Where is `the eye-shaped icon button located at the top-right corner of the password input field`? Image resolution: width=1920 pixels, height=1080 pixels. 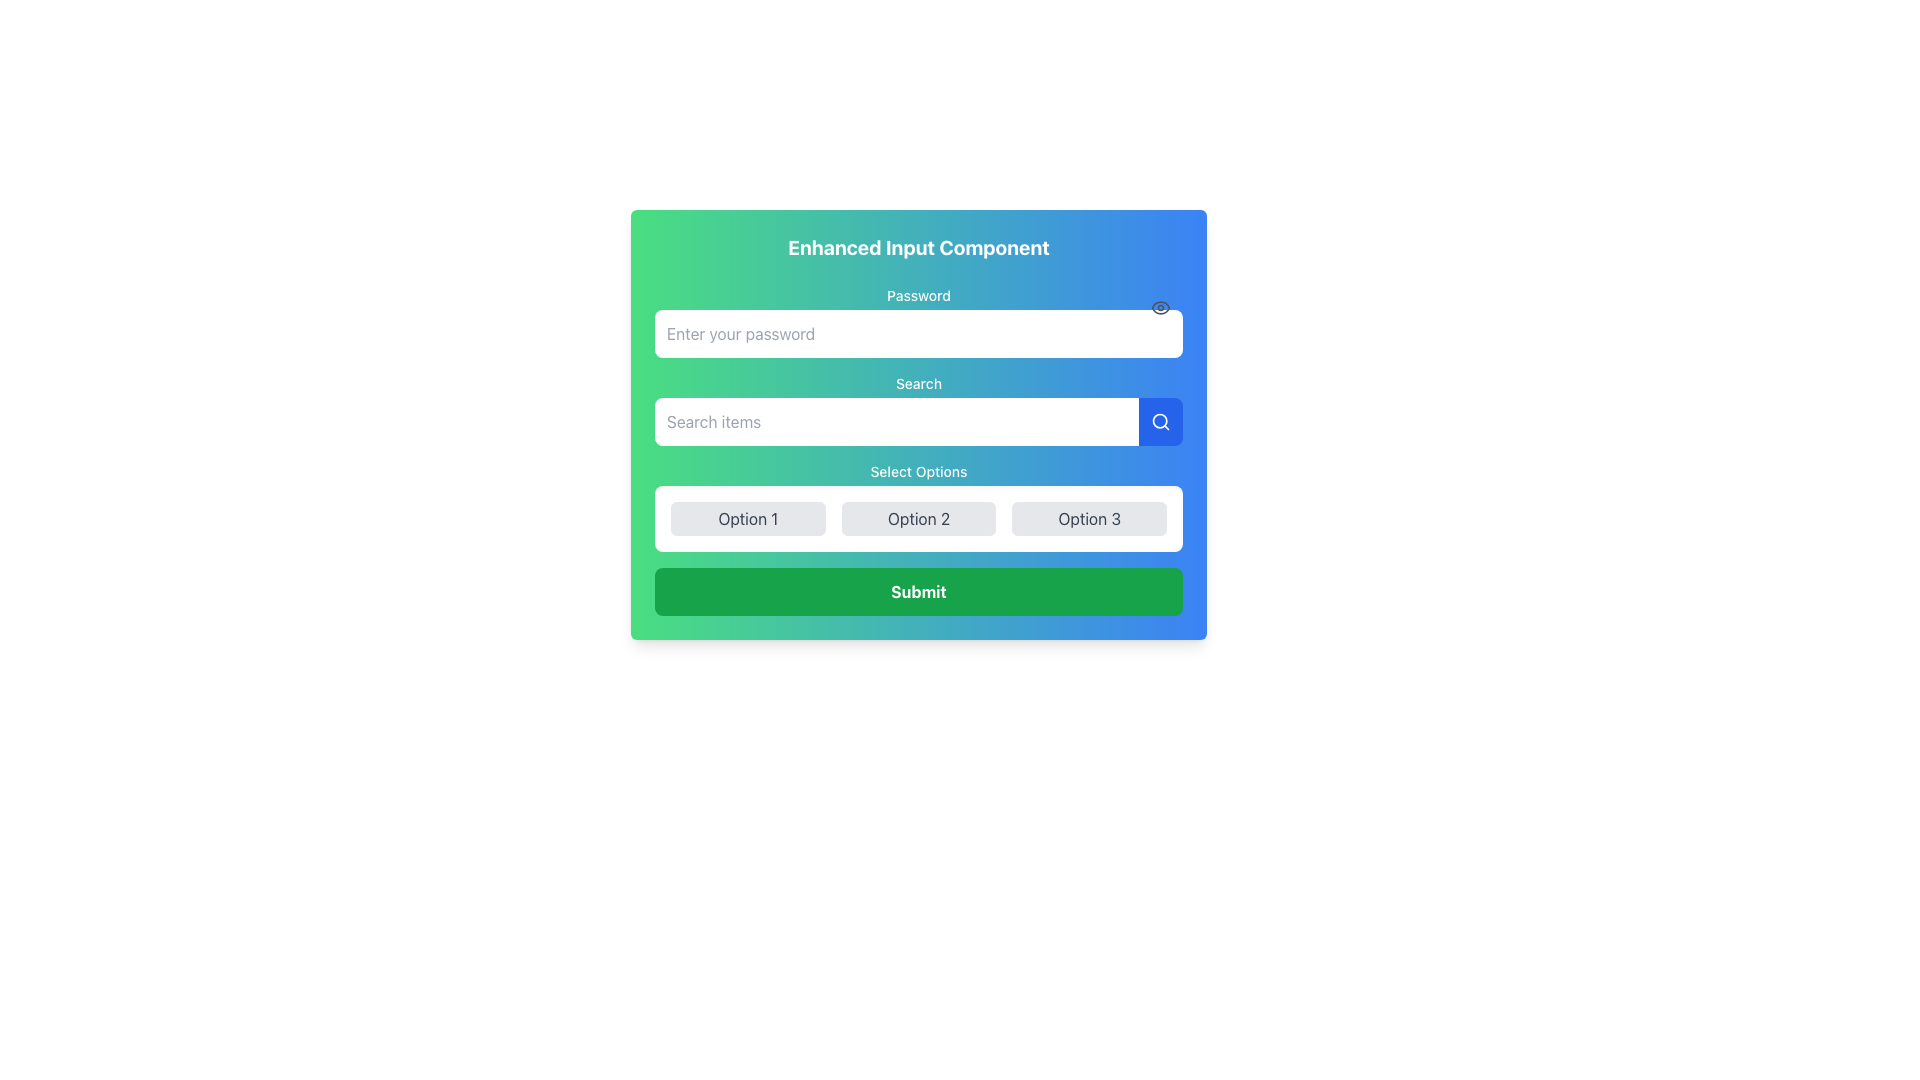
the eye-shaped icon button located at the top-right corner of the password input field is located at coordinates (1161, 308).